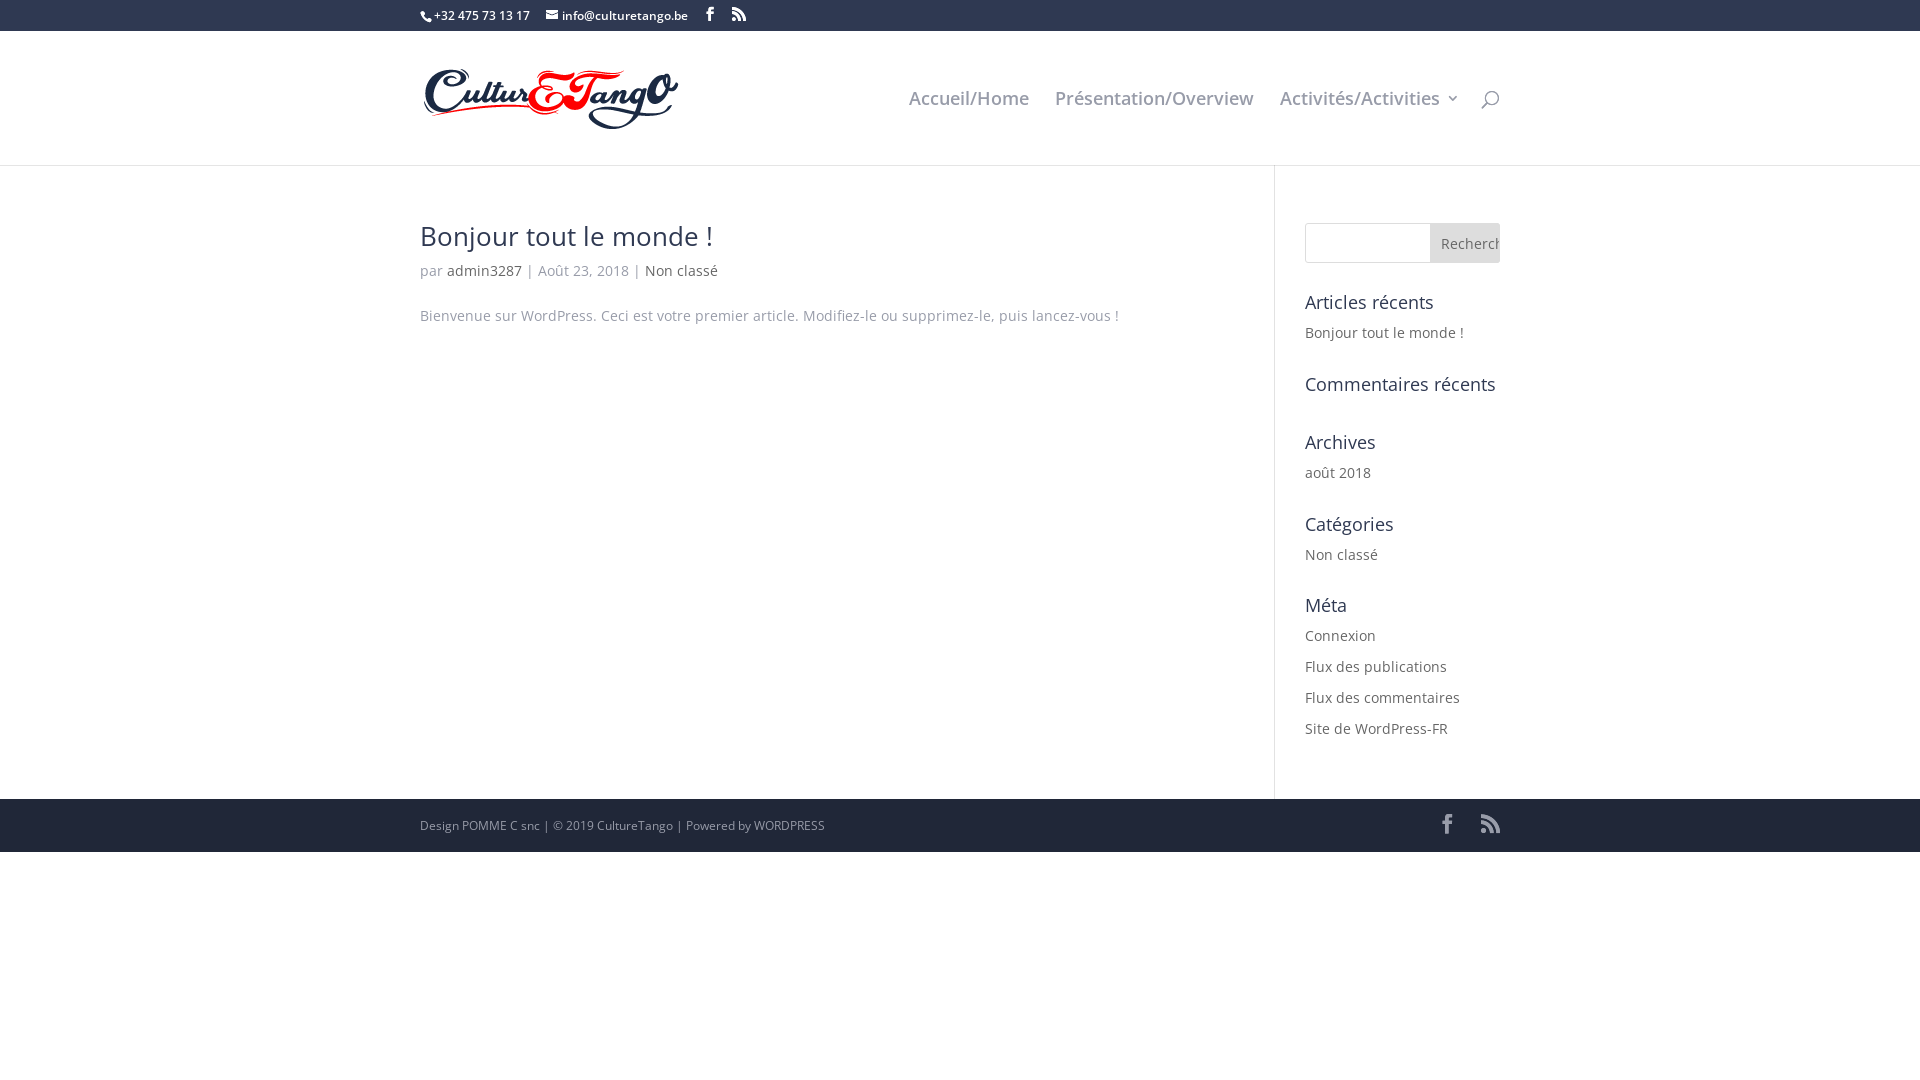 This screenshot has width=1920, height=1080. What do you see at coordinates (1464, 242) in the screenshot?
I see `'Rechercher'` at bounding box center [1464, 242].